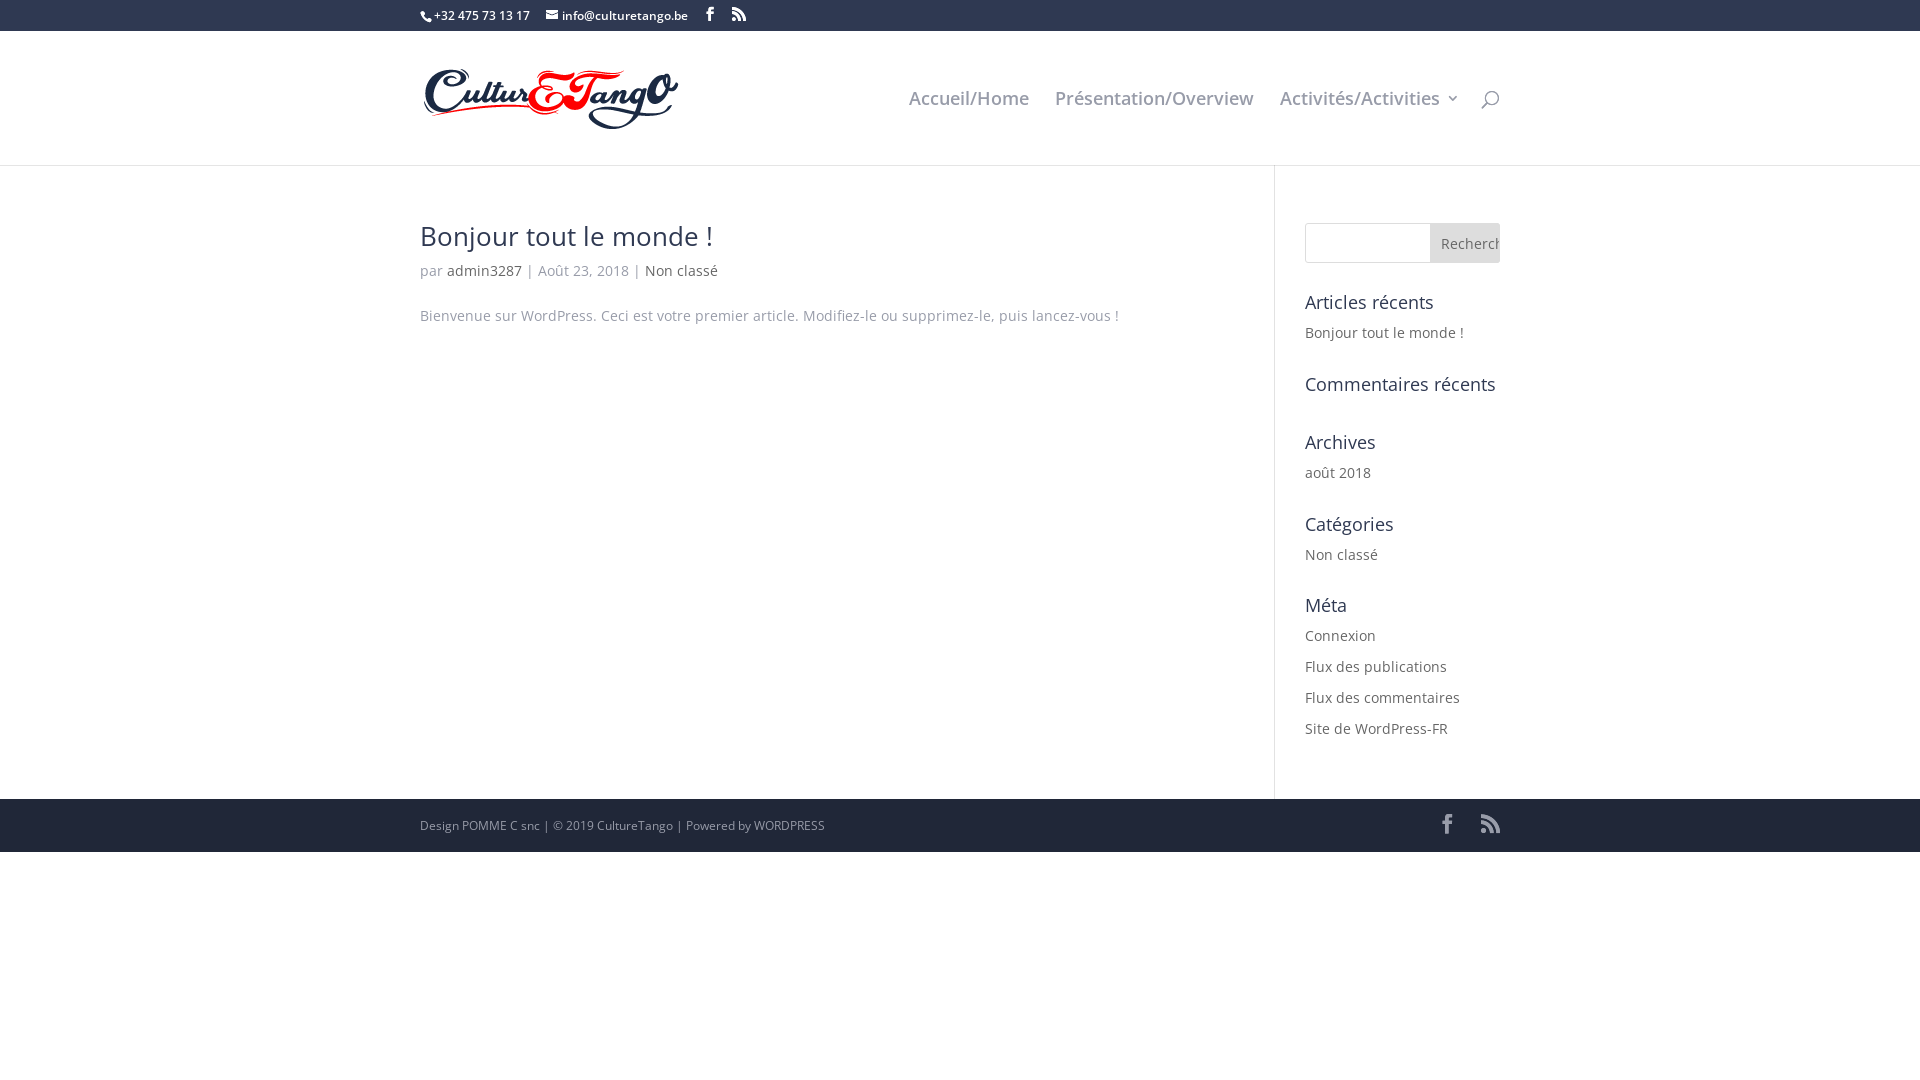 This screenshot has width=1920, height=1080. What do you see at coordinates (1464, 242) in the screenshot?
I see `'Rechercher'` at bounding box center [1464, 242].